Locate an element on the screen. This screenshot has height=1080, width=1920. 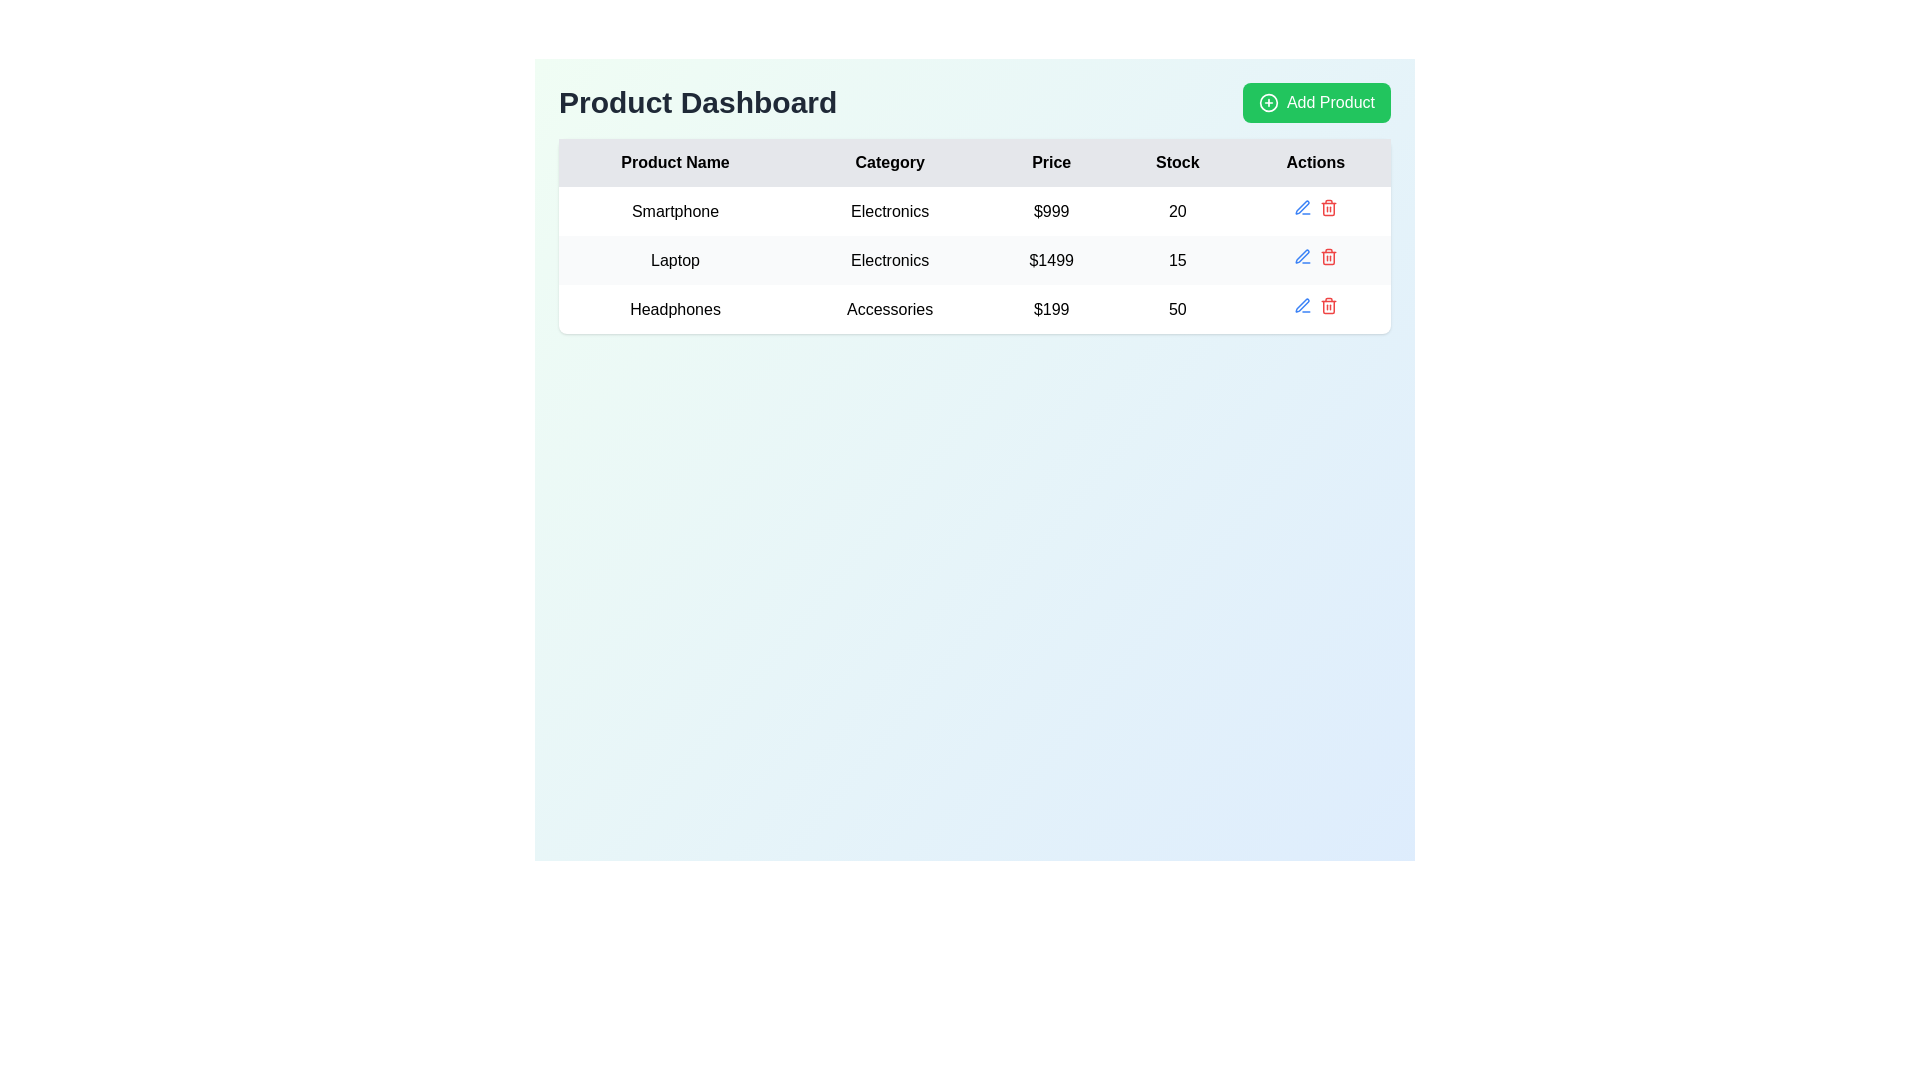
the third row in the product inventory table displaying details about 'Headphones' is located at coordinates (974, 308).